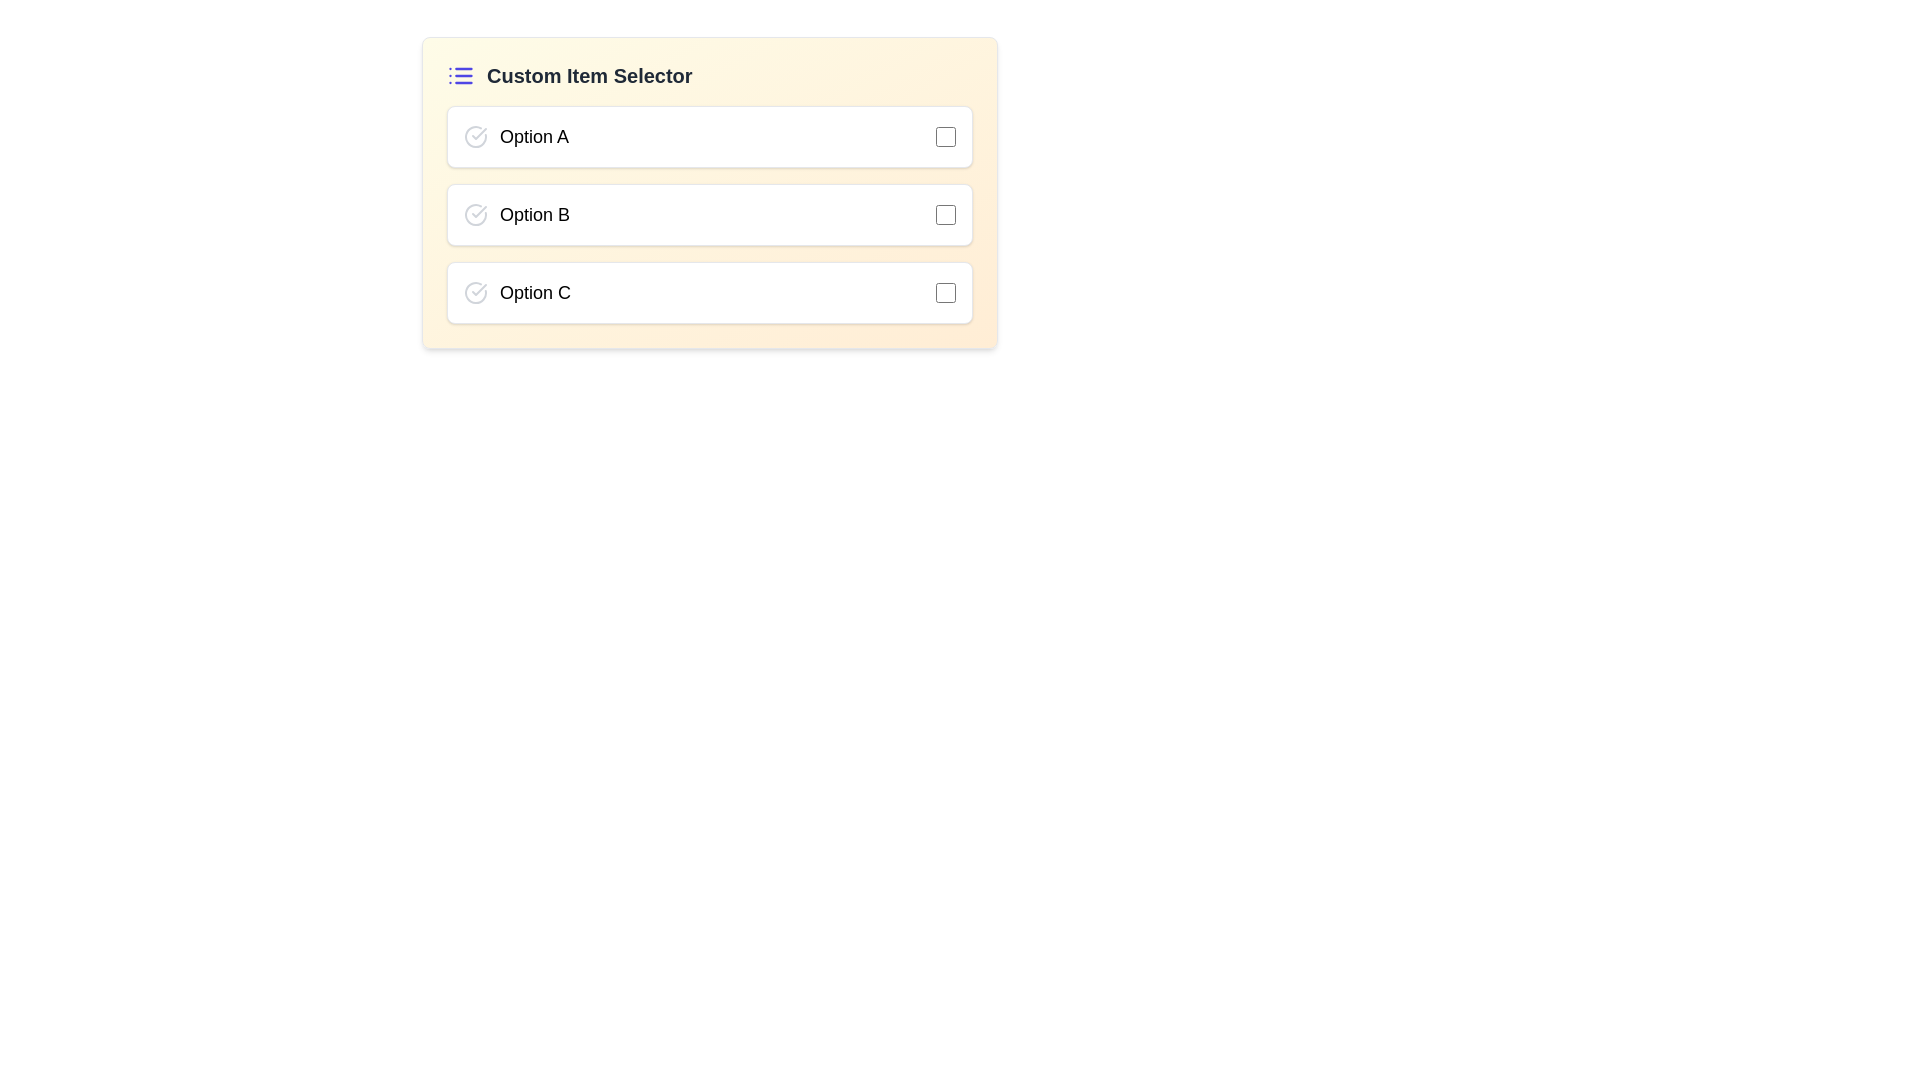 The width and height of the screenshot is (1920, 1080). What do you see at coordinates (944, 293) in the screenshot?
I see `the checkbox for 'Option C' in the 'Custom Item Selector'` at bounding box center [944, 293].